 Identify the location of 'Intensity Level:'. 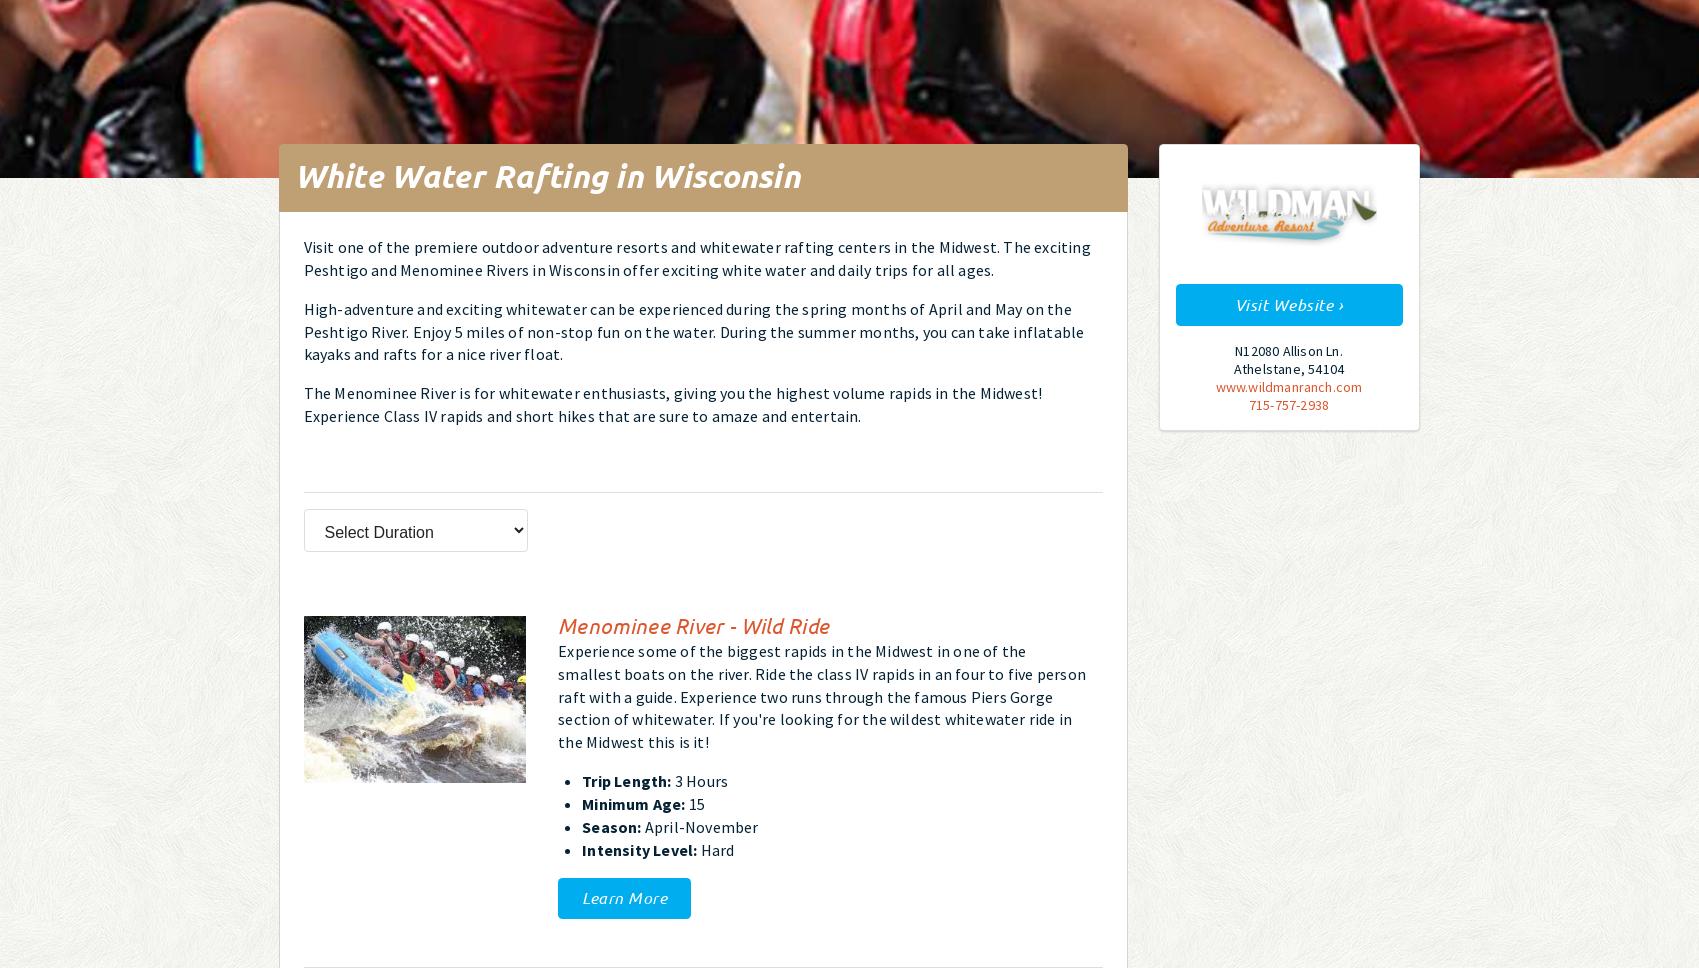
(639, 848).